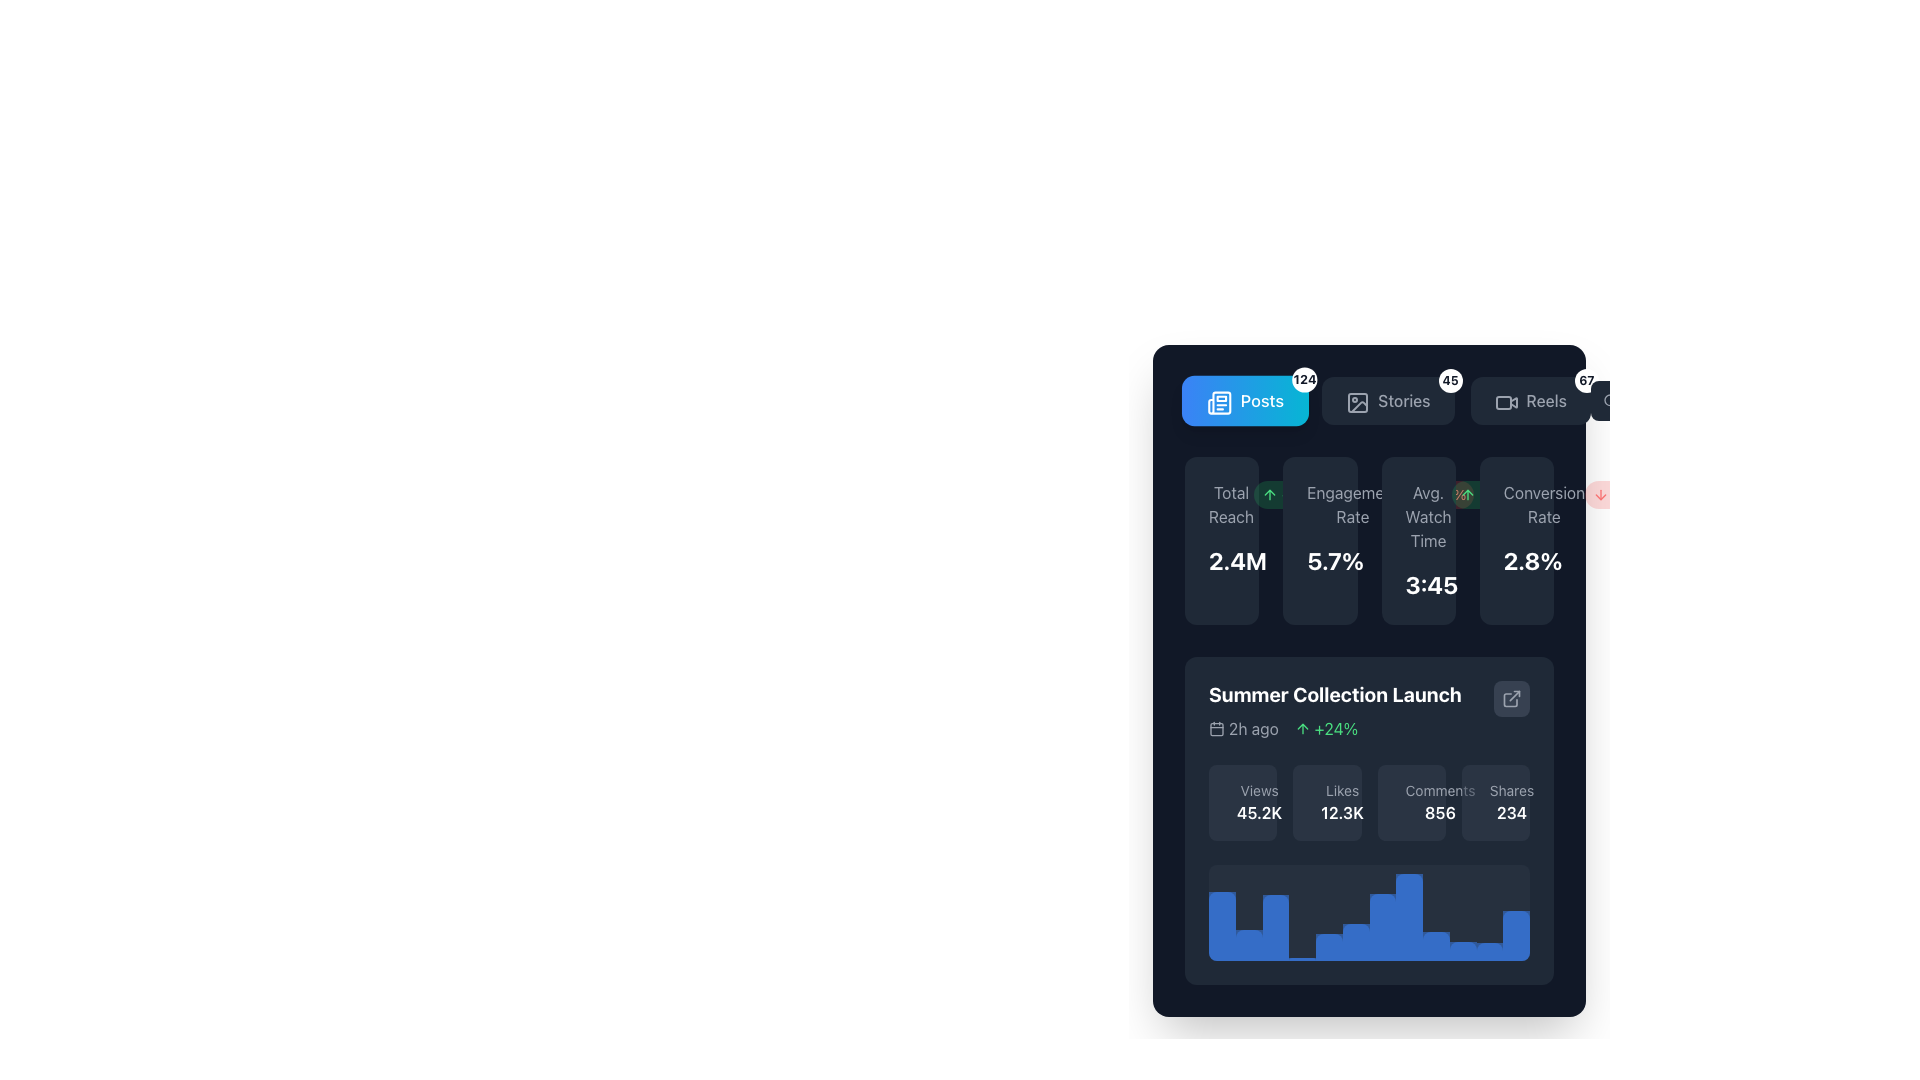 This screenshot has width=1920, height=1080. I want to click on the text display showing '+24%' styled in green, indicating a positive percentage increase, for reading purposes, so click(1336, 729).